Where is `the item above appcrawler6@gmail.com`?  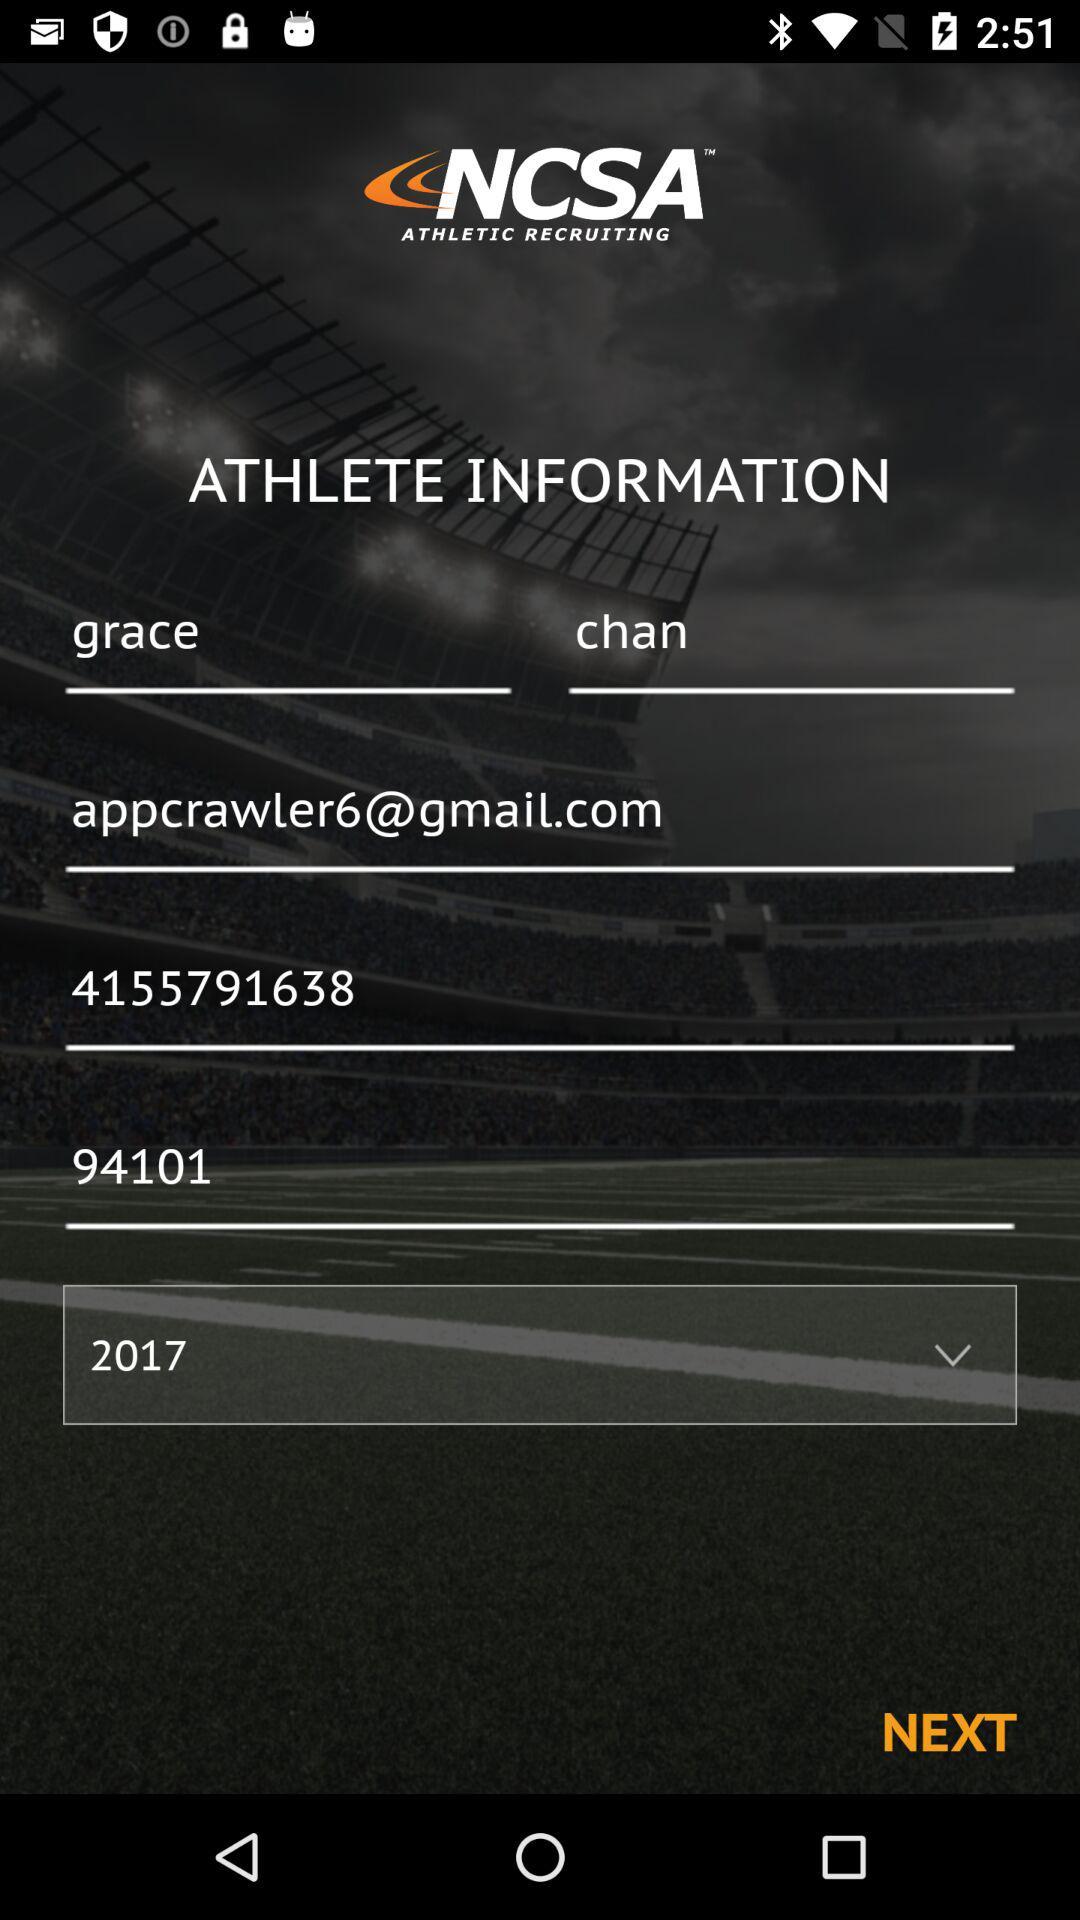 the item above appcrawler6@gmail.com is located at coordinates (288, 632).